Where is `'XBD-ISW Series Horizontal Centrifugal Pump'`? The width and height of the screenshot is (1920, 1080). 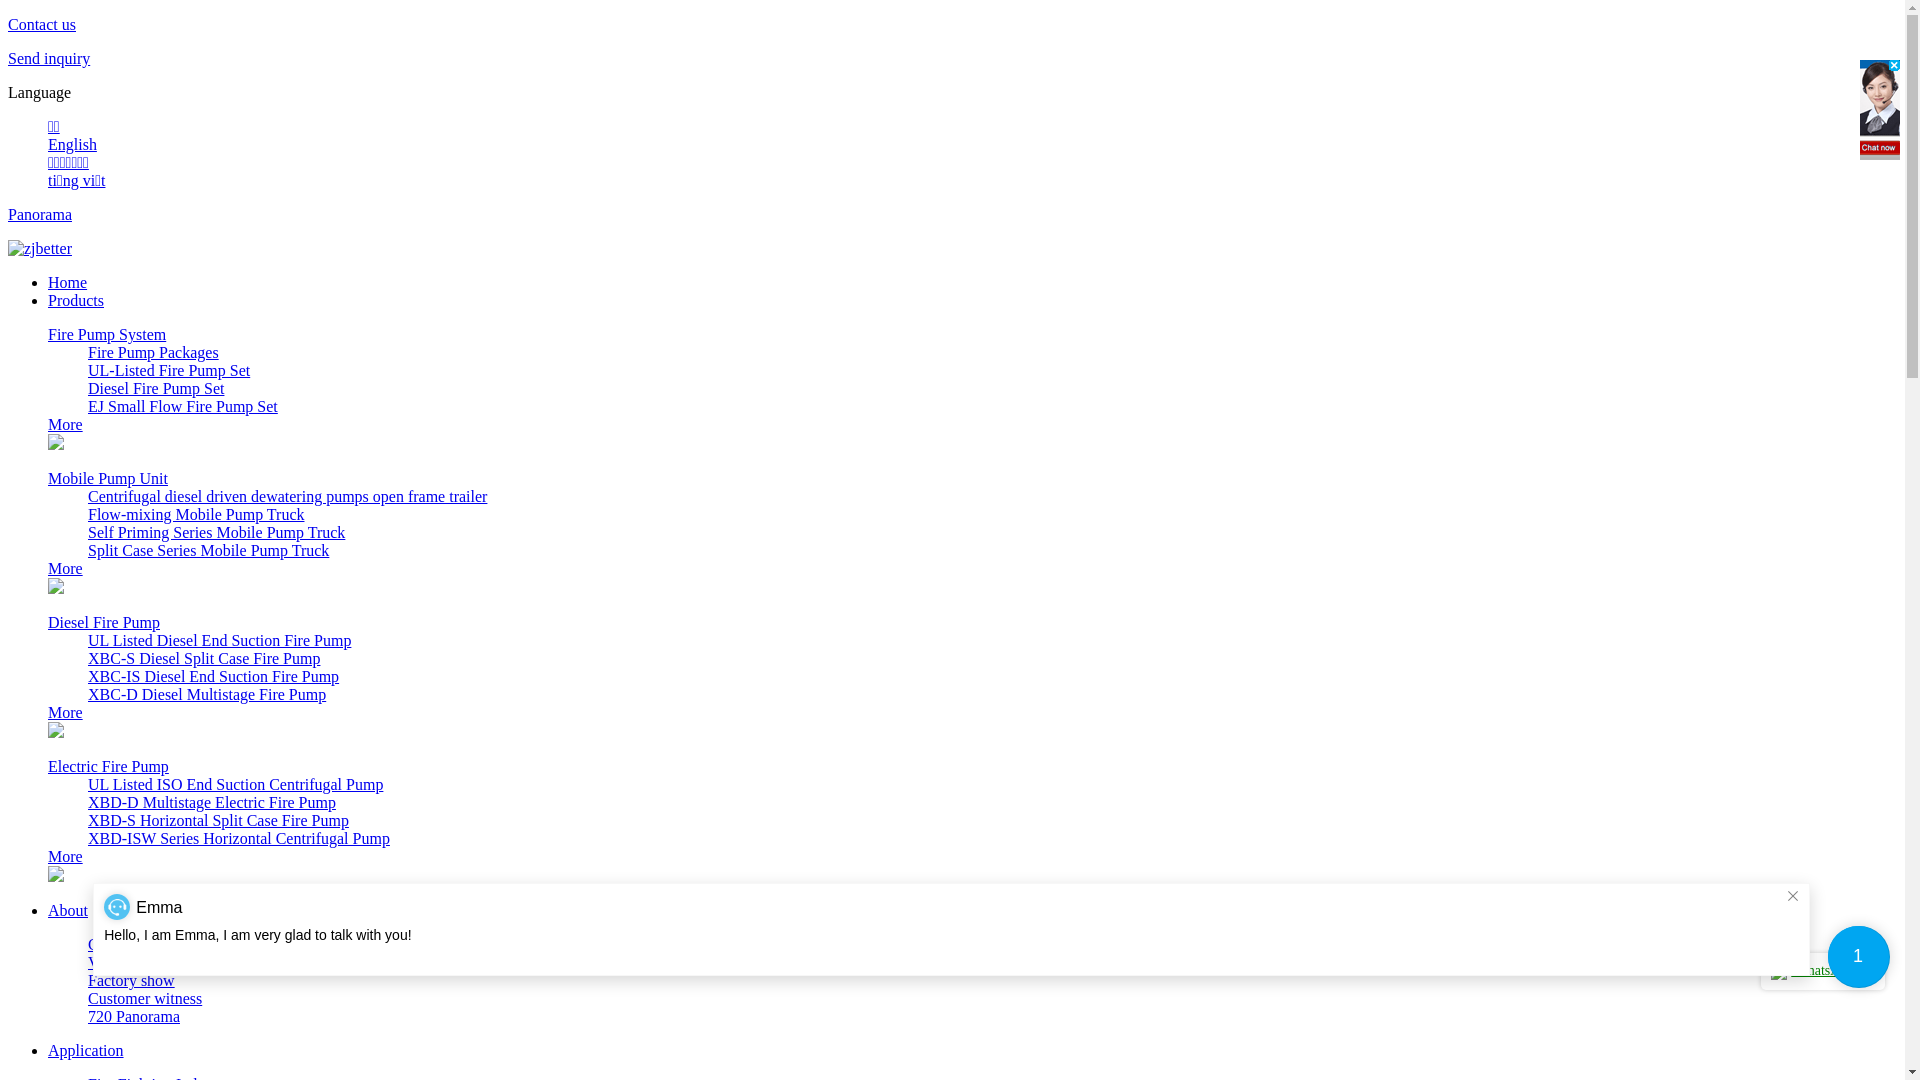
'XBD-ISW Series Horizontal Centrifugal Pump' is located at coordinates (239, 838).